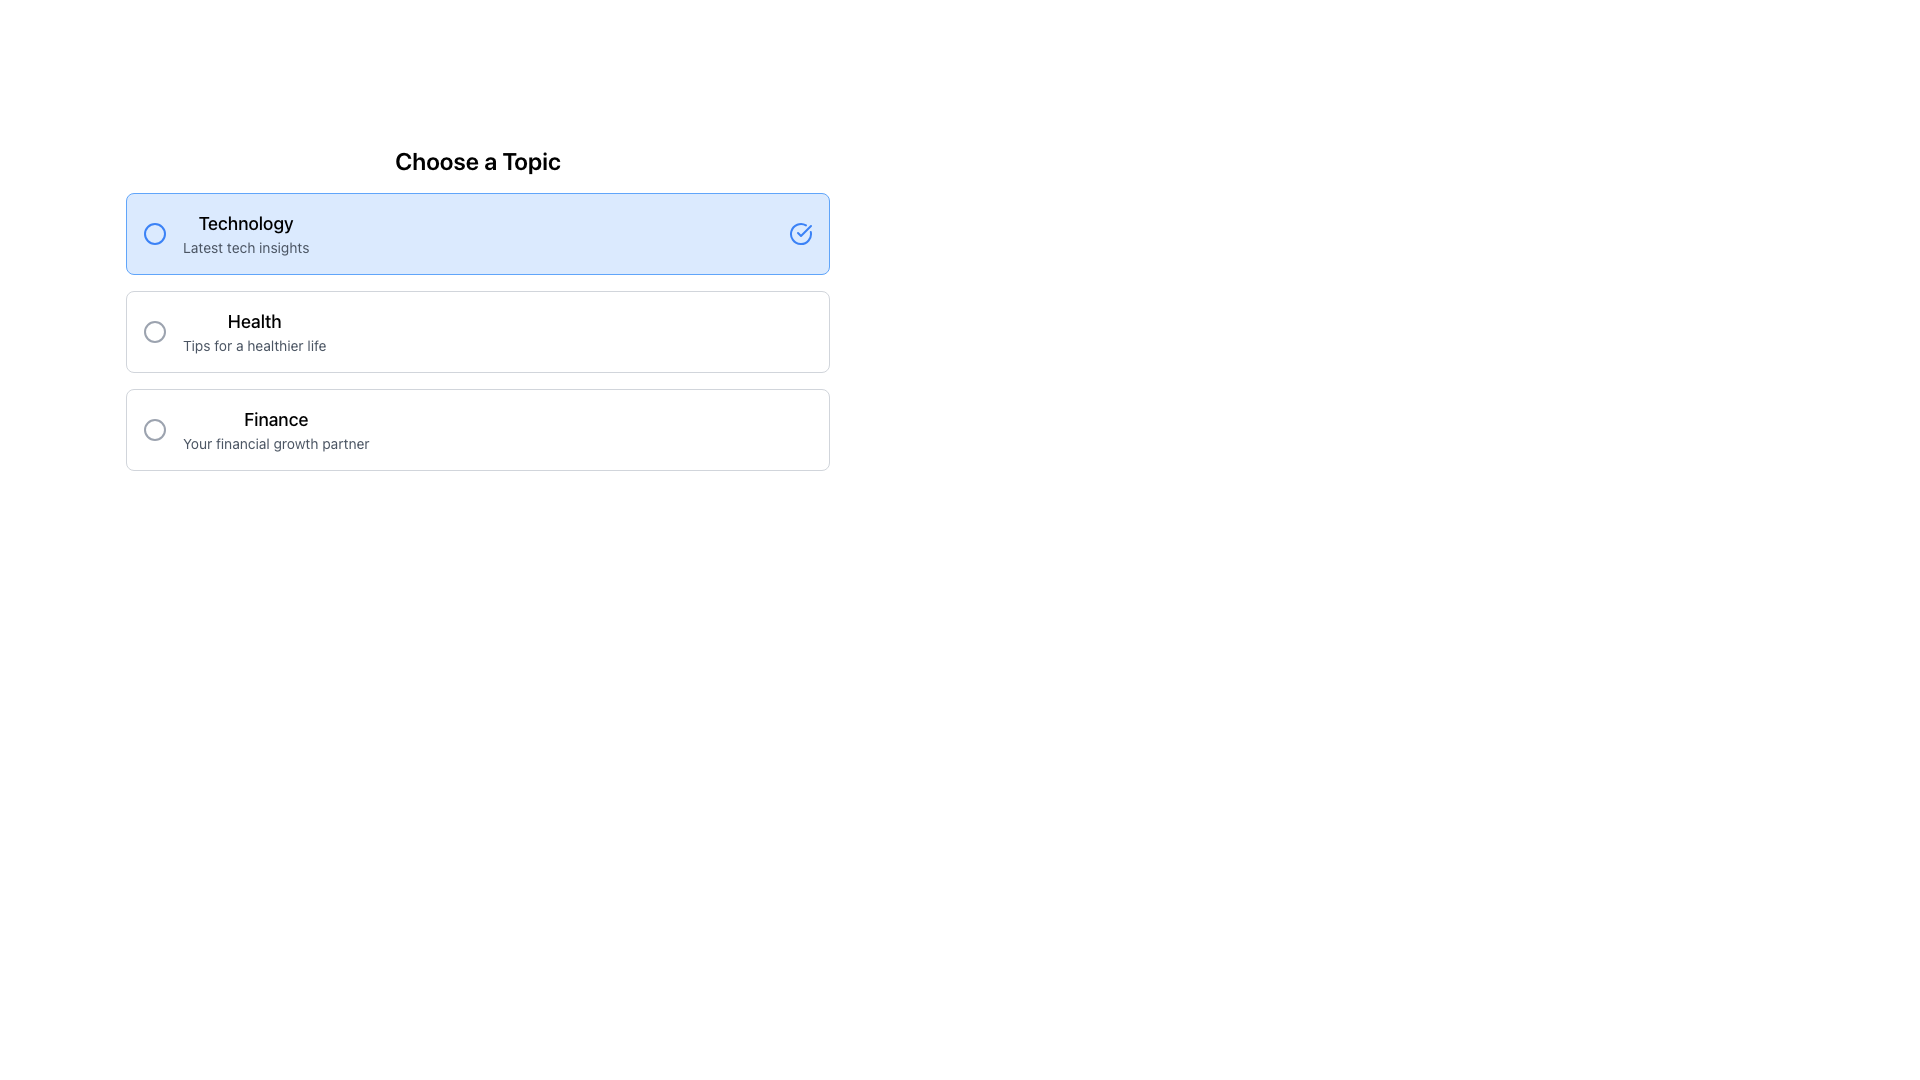  I want to click on the unselected radio button circle indicating the 'Finance' option in the 'Choose a Topic' selection menu, so click(153, 428).